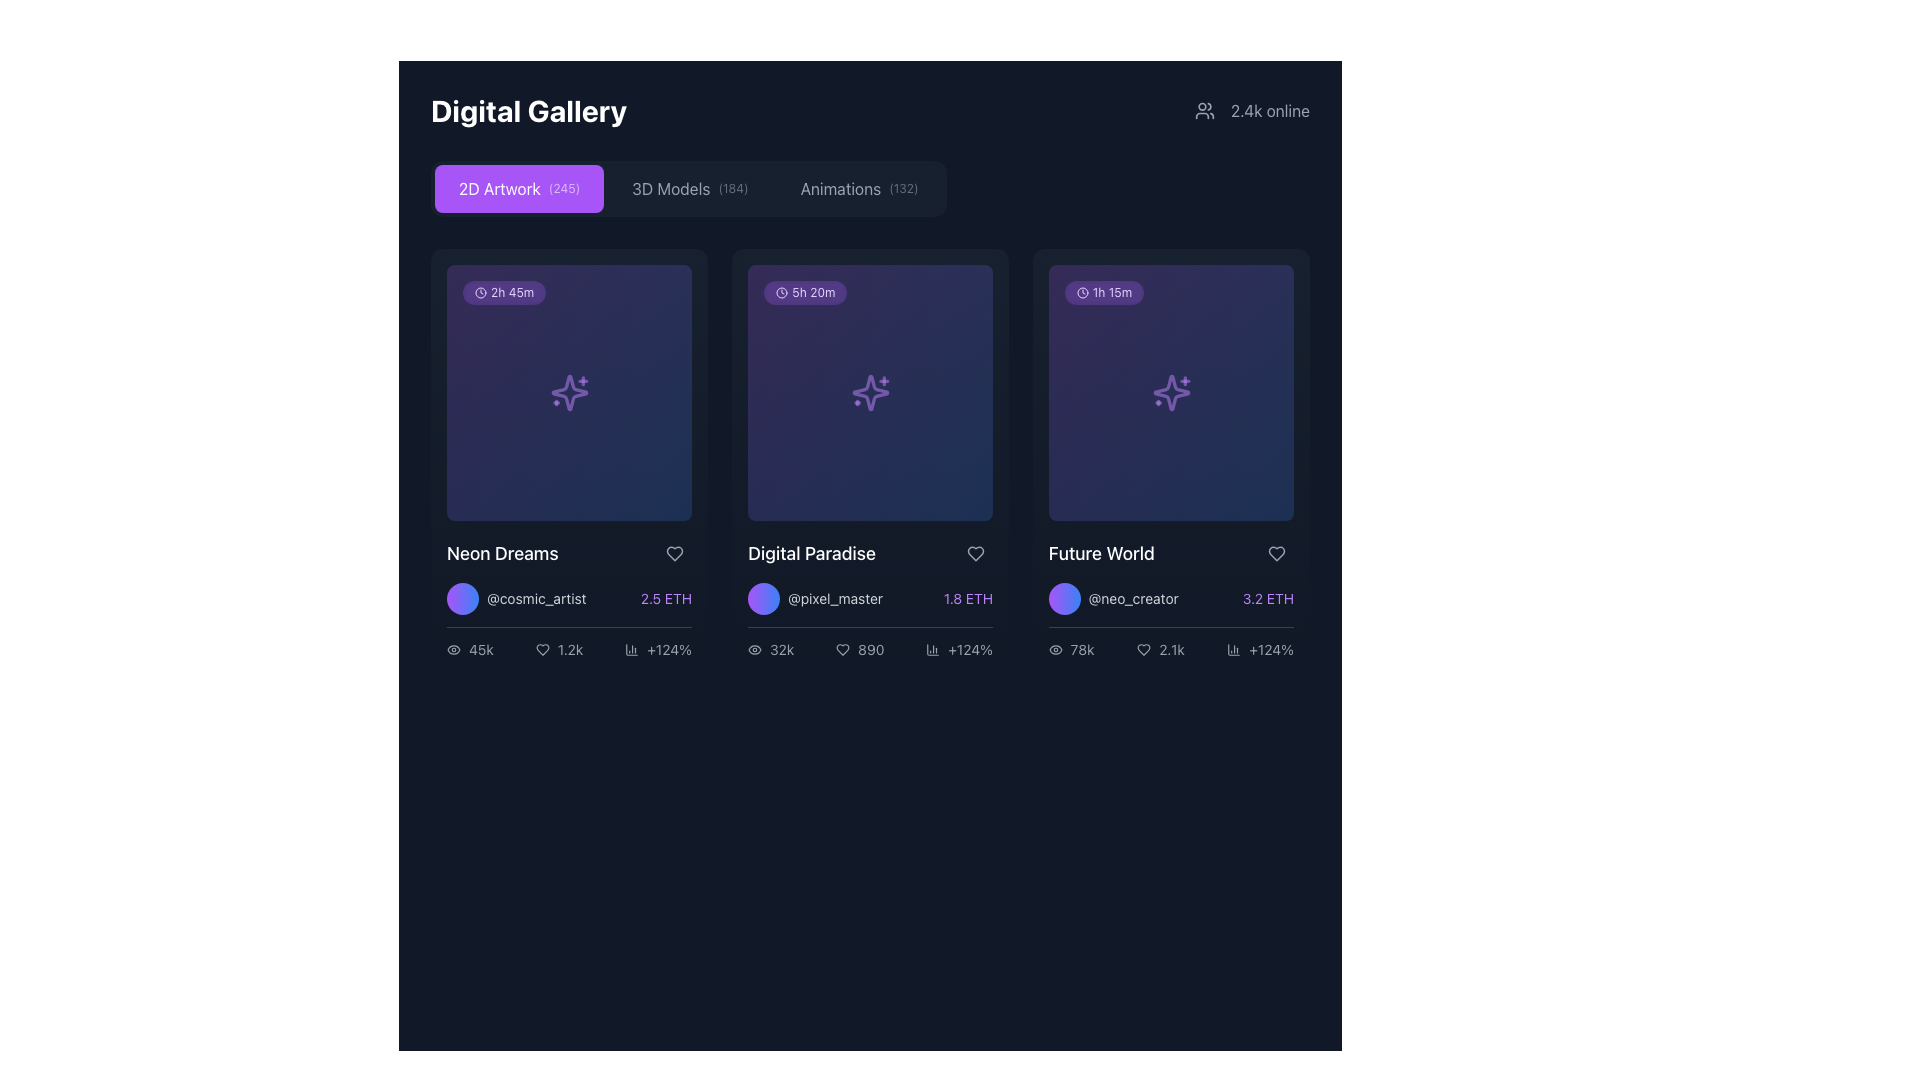 This screenshot has width=1920, height=1080. I want to click on the button labeled '3D Models (184)' for keyboard interaction, so click(690, 189).